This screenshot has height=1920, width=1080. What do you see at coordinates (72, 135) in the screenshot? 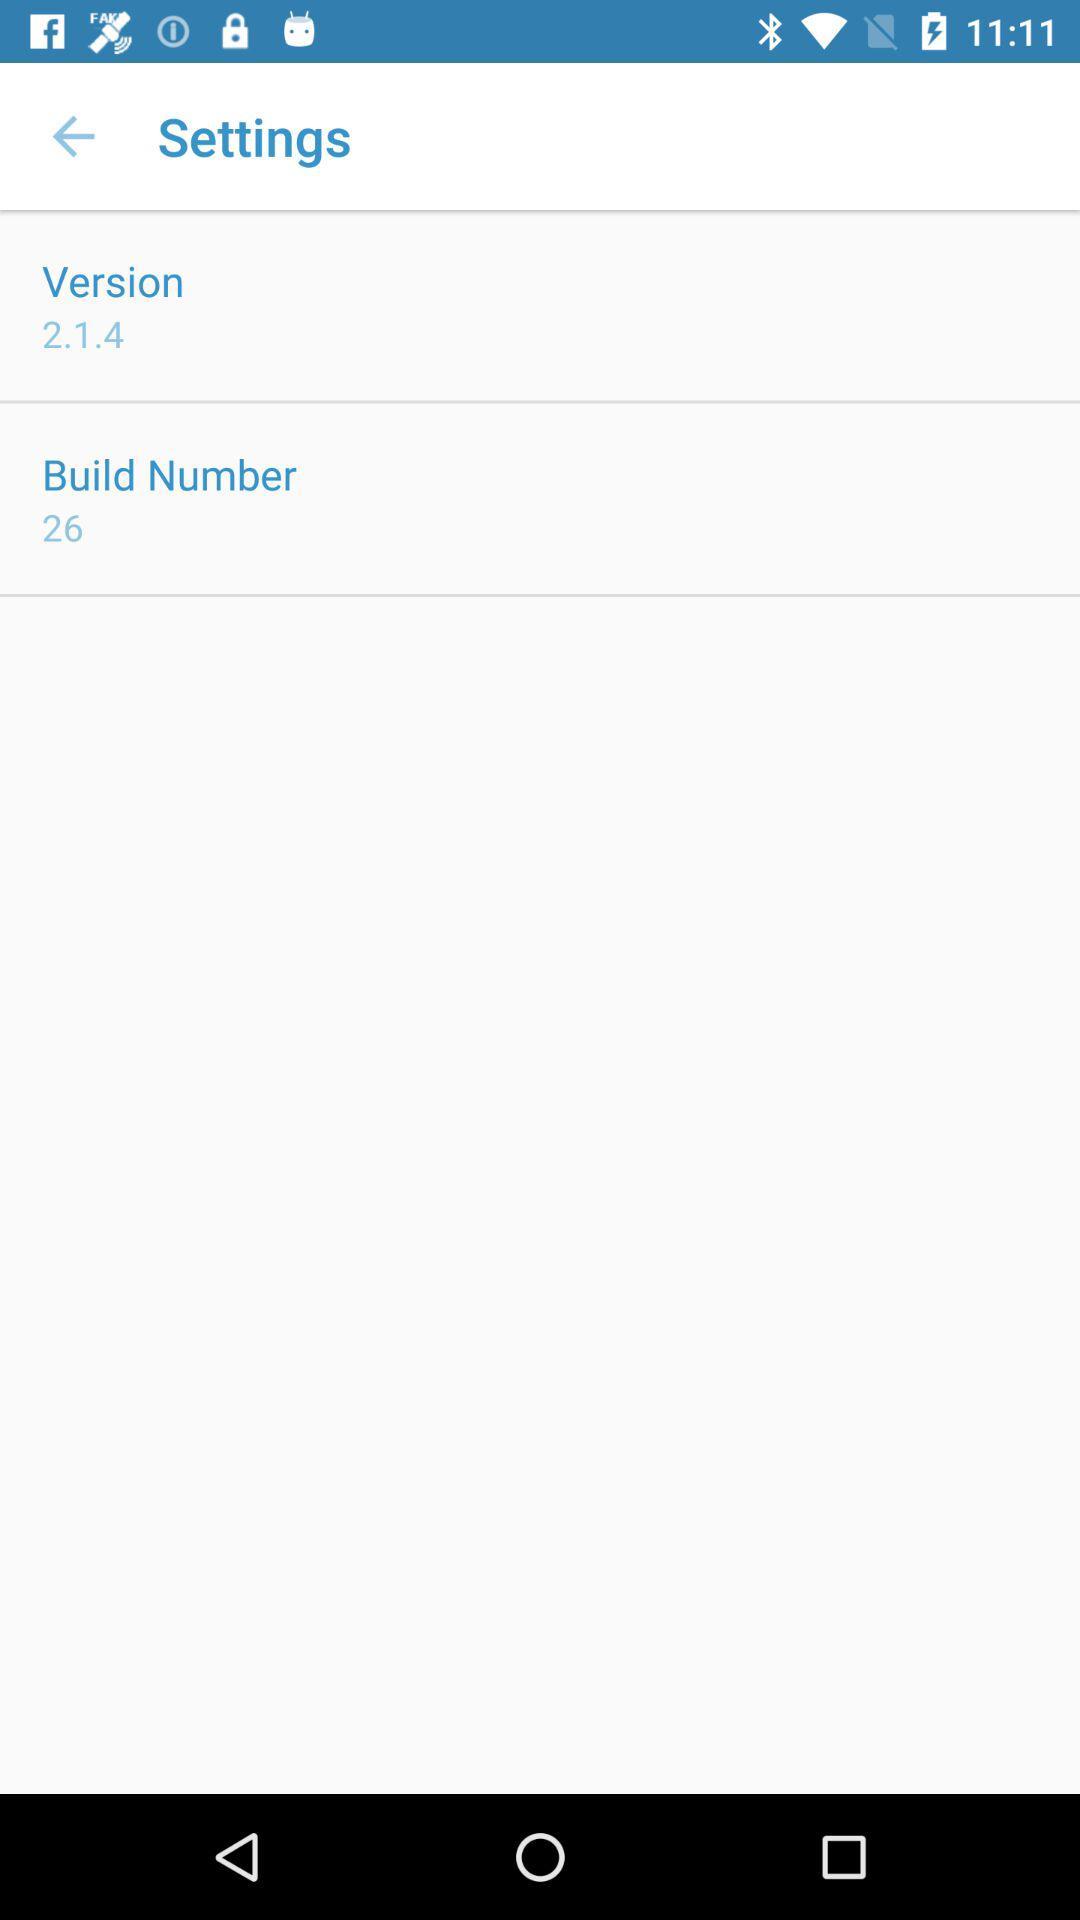
I see `the app next to settings app` at bounding box center [72, 135].